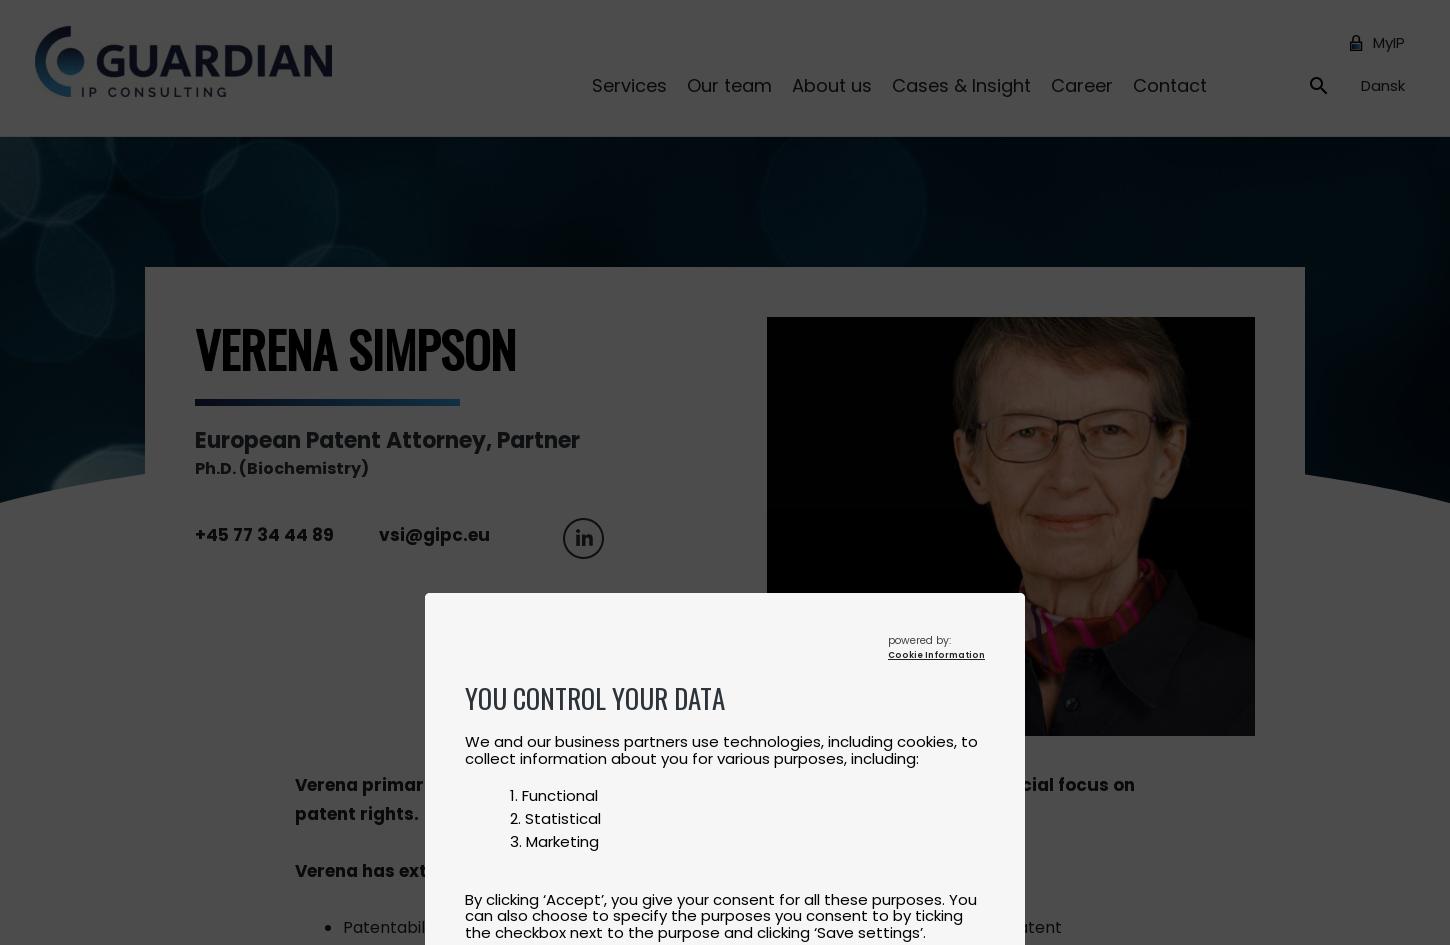 This screenshot has height=945, width=1450. What do you see at coordinates (194, 440) in the screenshot?
I see `'European Patent Attorney, Partner'` at bounding box center [194, 440].